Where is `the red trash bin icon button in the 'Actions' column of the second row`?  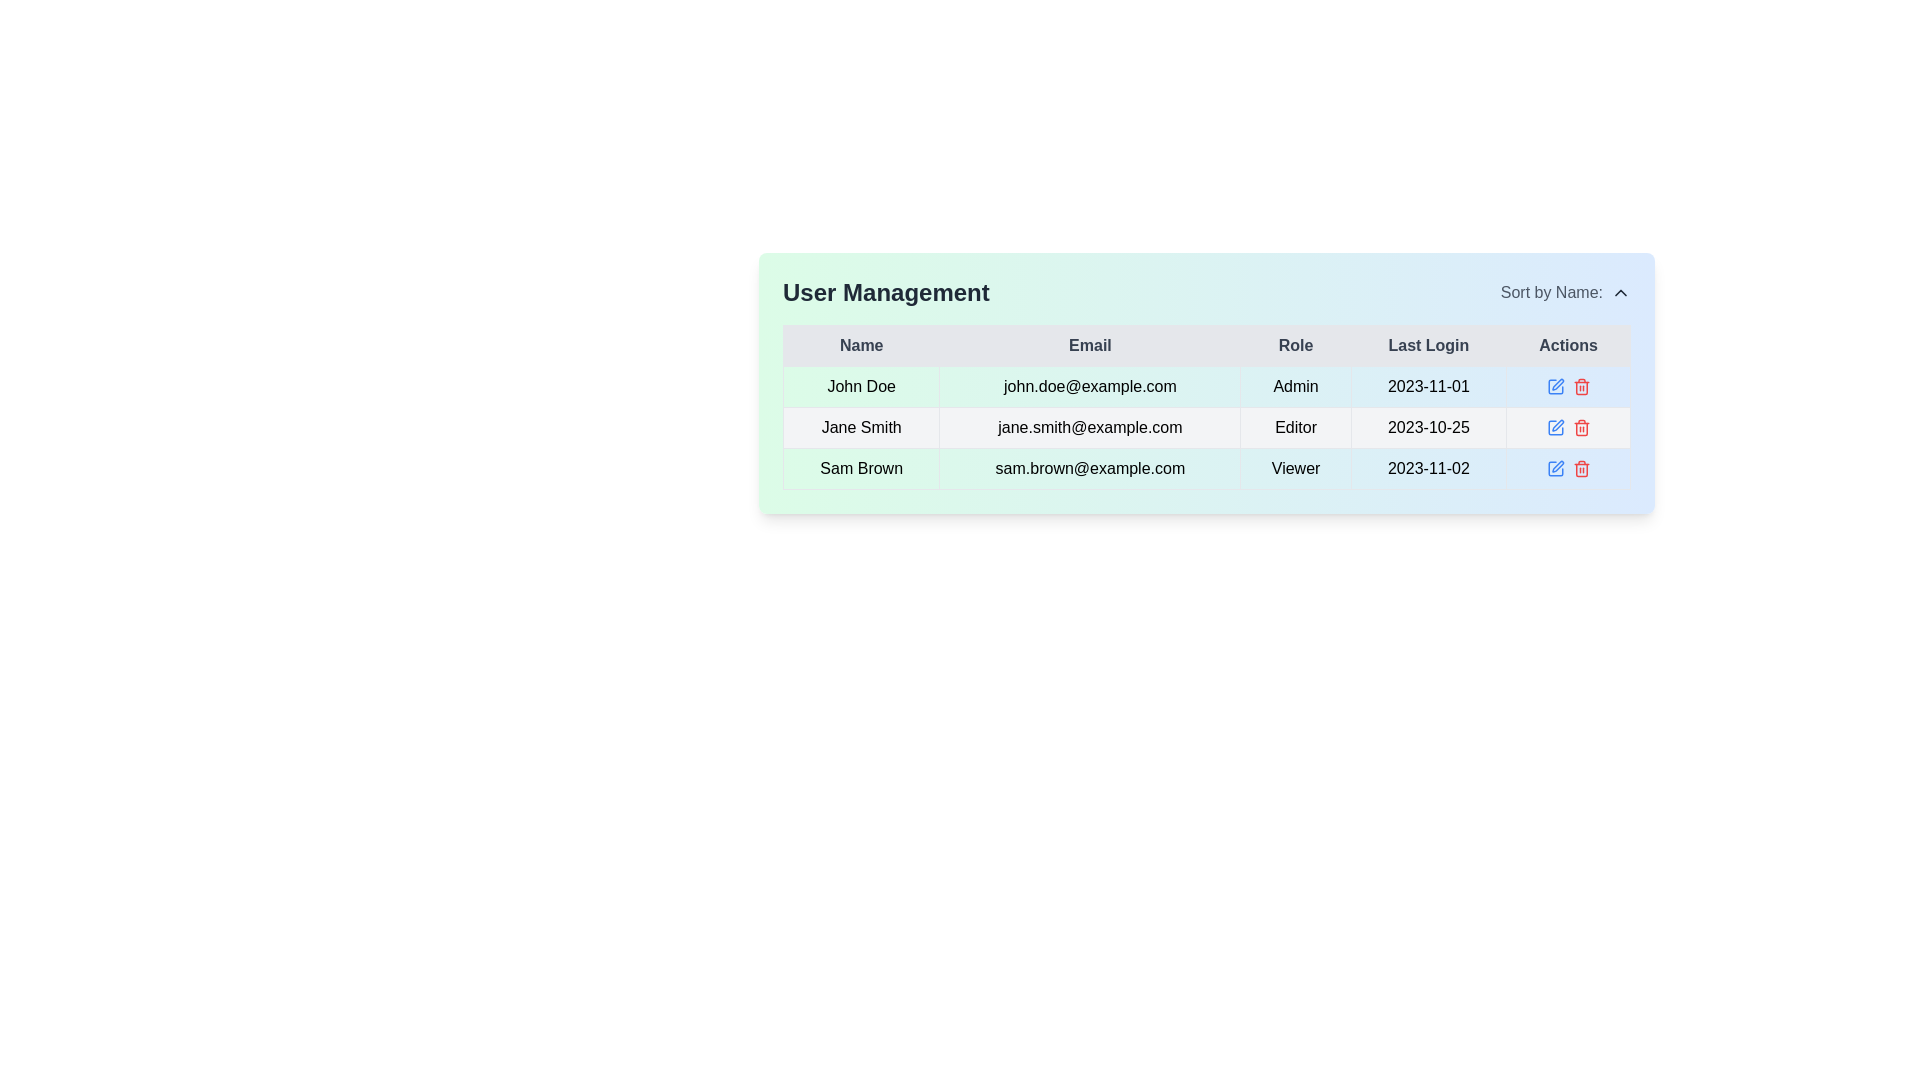
the red trash bin icon button in the 'Actions' column of the second row is located at coordinates (1580, 386).